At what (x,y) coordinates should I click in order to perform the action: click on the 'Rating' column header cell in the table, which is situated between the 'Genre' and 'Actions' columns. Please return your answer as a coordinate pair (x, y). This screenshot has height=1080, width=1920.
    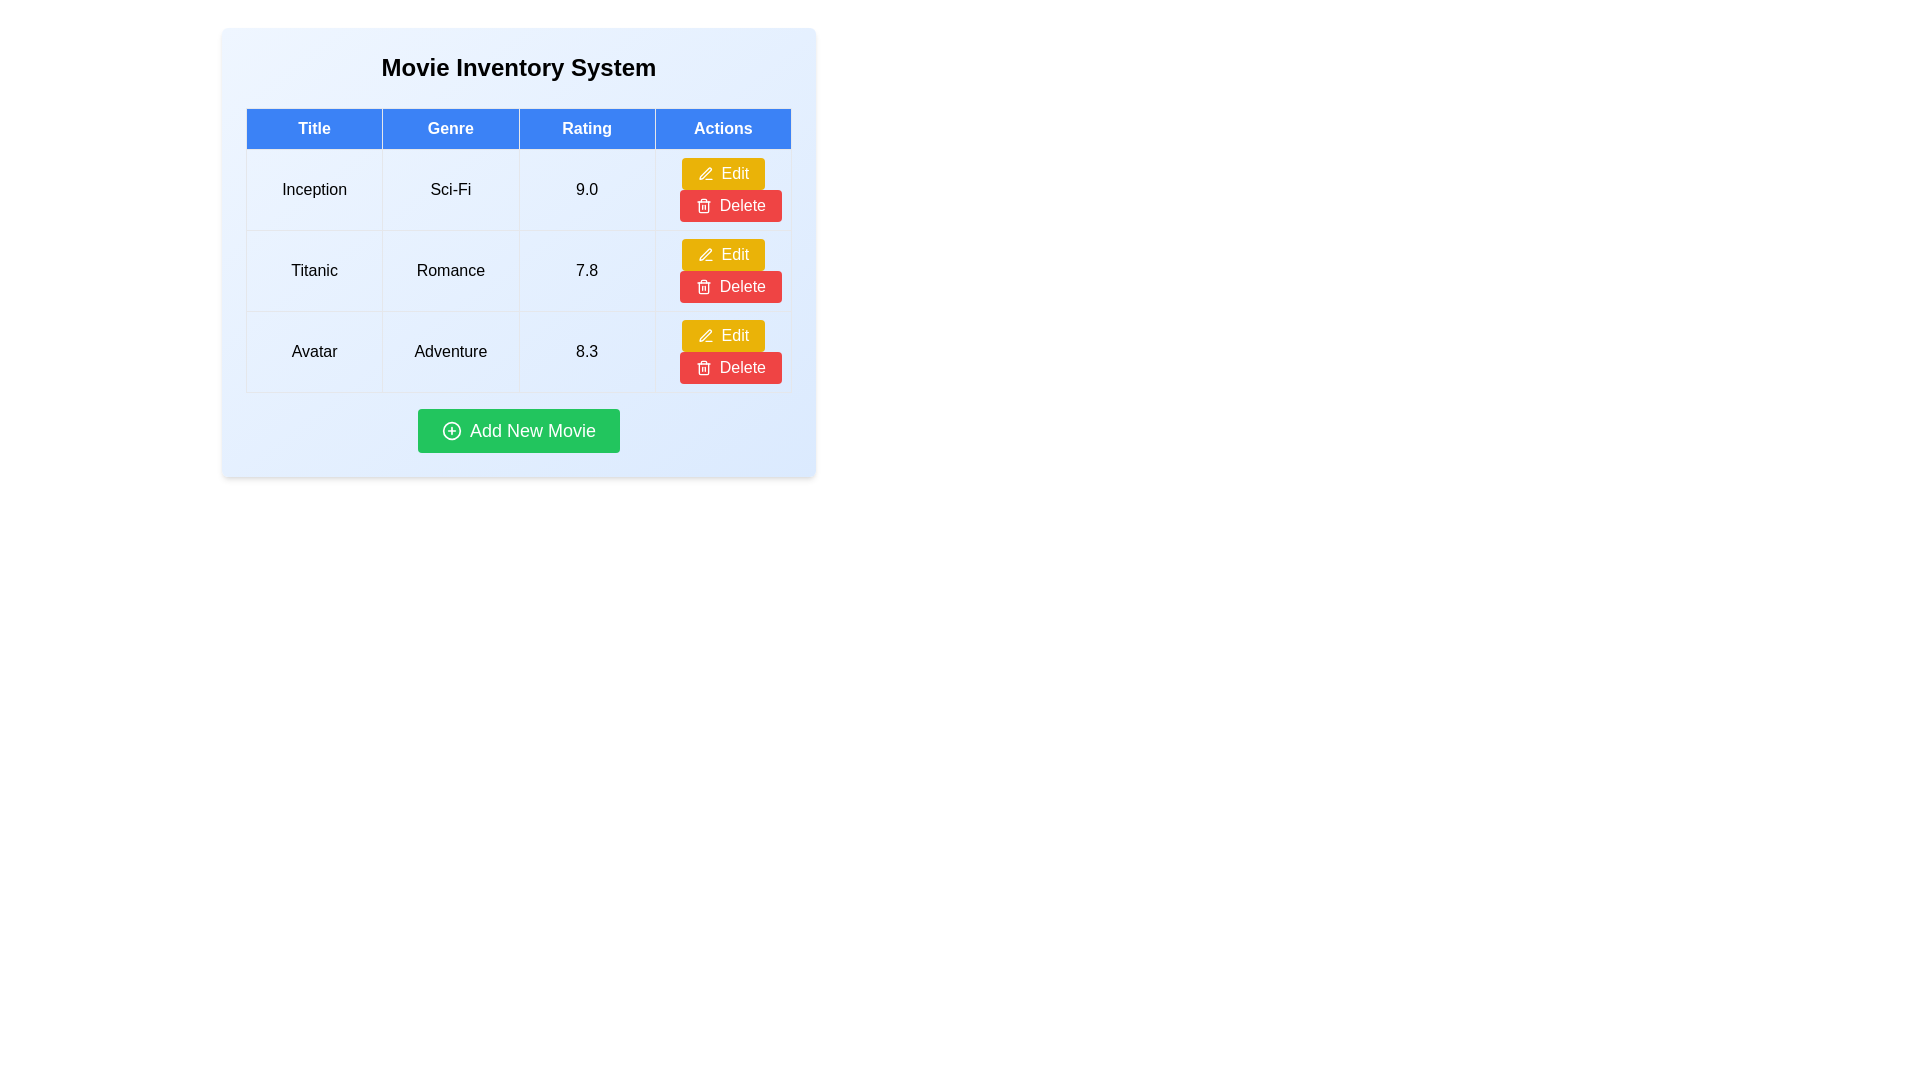
    Looking at the image, I should click on (586, 128).